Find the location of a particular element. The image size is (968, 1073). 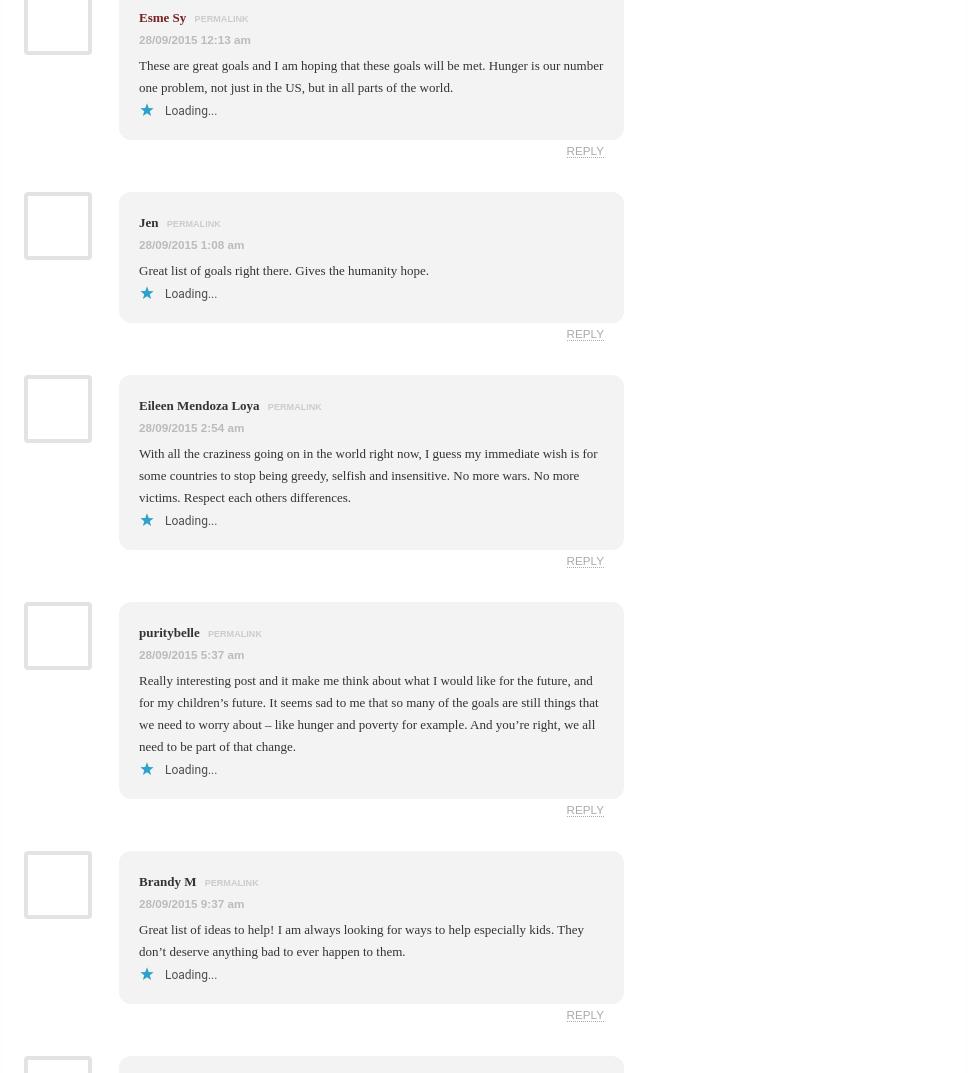

'28/09/2015 5:37 am' is located at coordinates (191, 652).